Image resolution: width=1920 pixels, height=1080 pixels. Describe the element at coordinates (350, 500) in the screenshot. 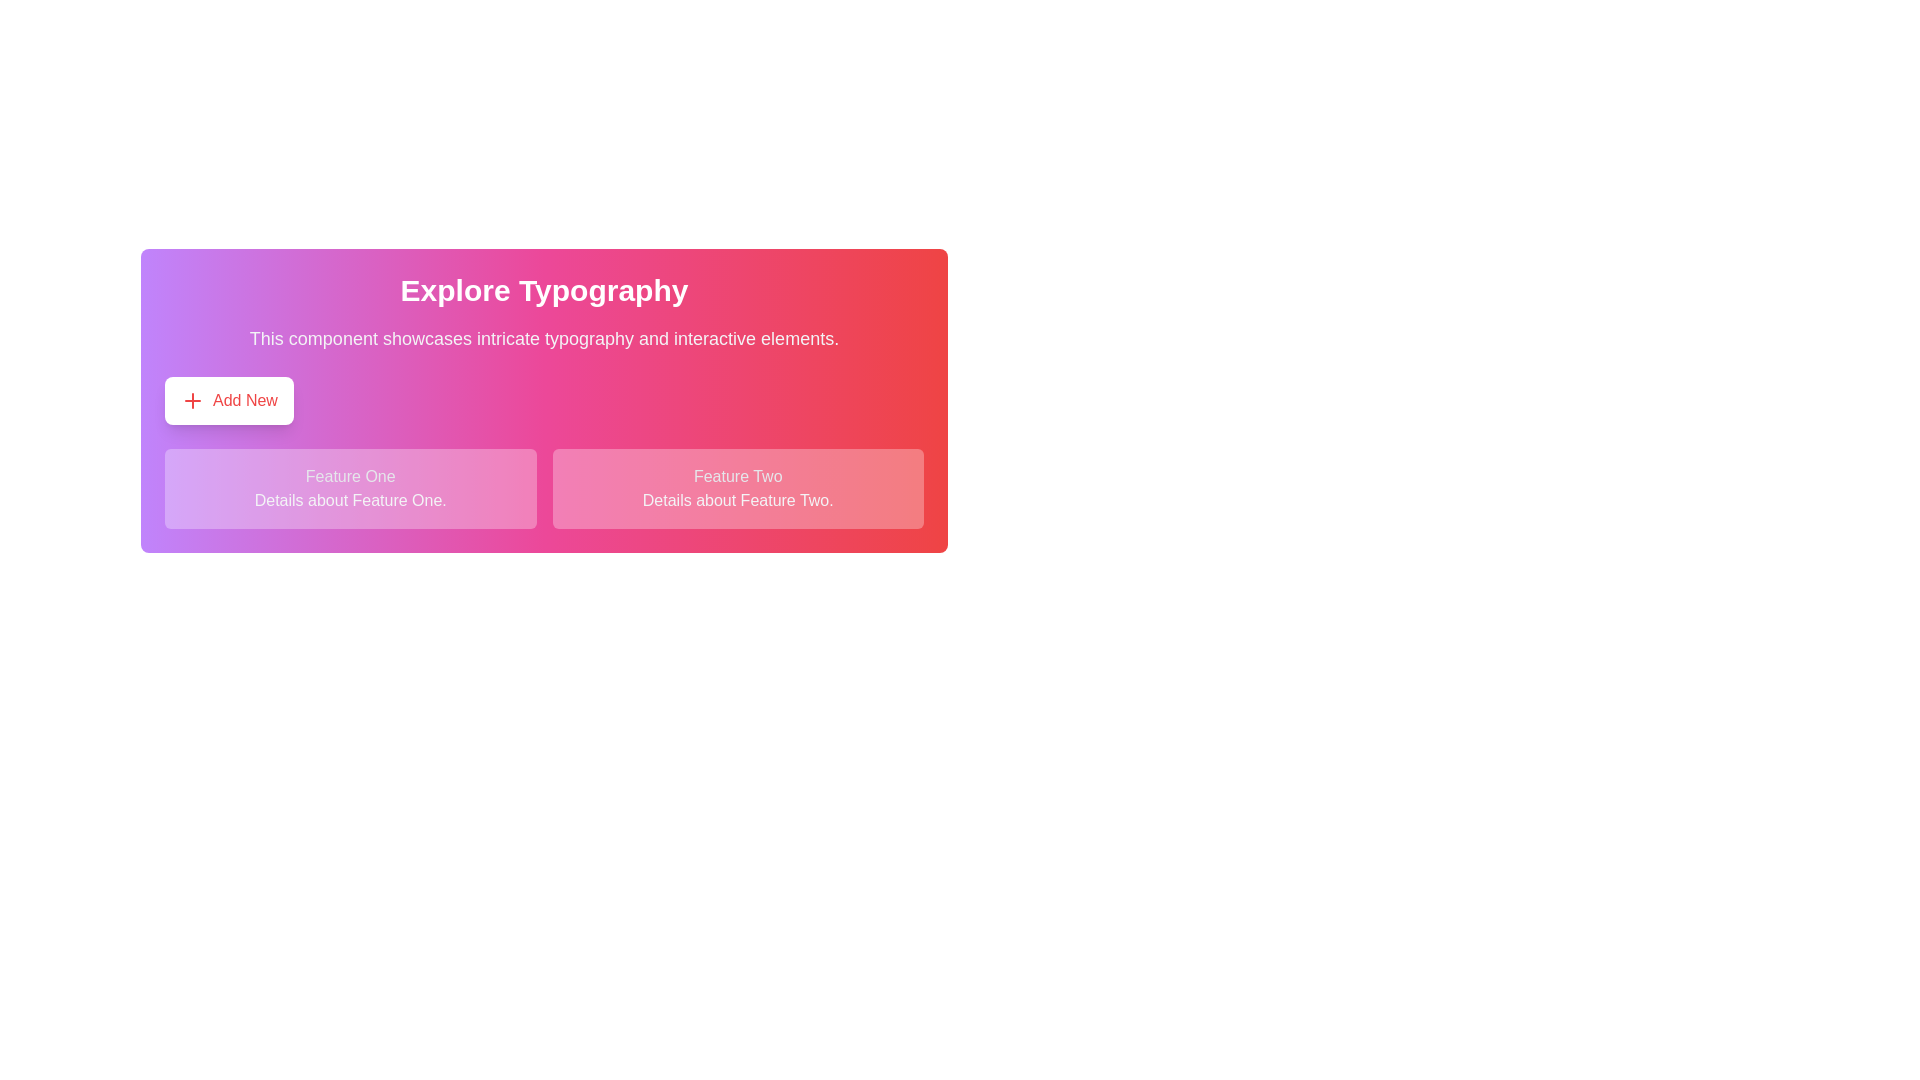

I see `the static text label providing information about 'Feature One', positioned inside the 'Feature One' panel below its heading` at that location.